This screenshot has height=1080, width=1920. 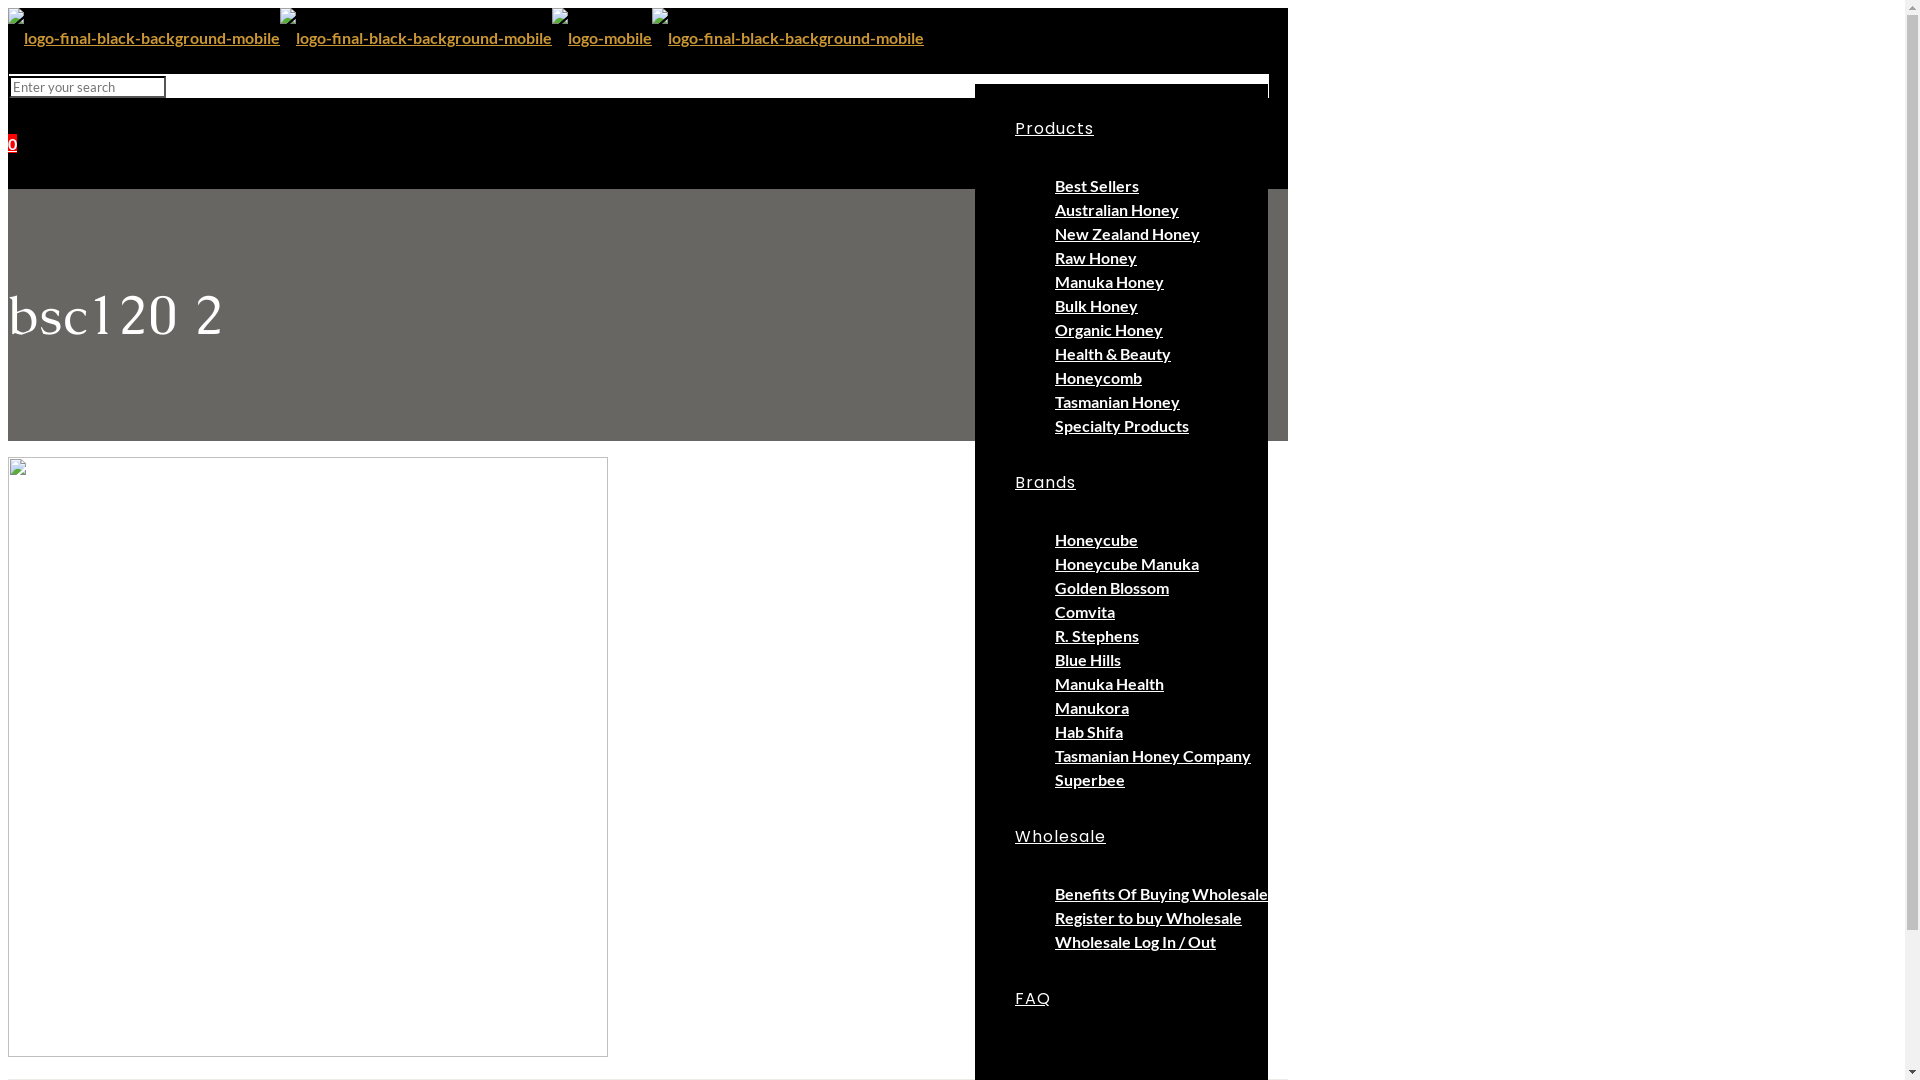 I want to click on 'Benefits Of Buying Wholesale', so click(x=1054, y=892).